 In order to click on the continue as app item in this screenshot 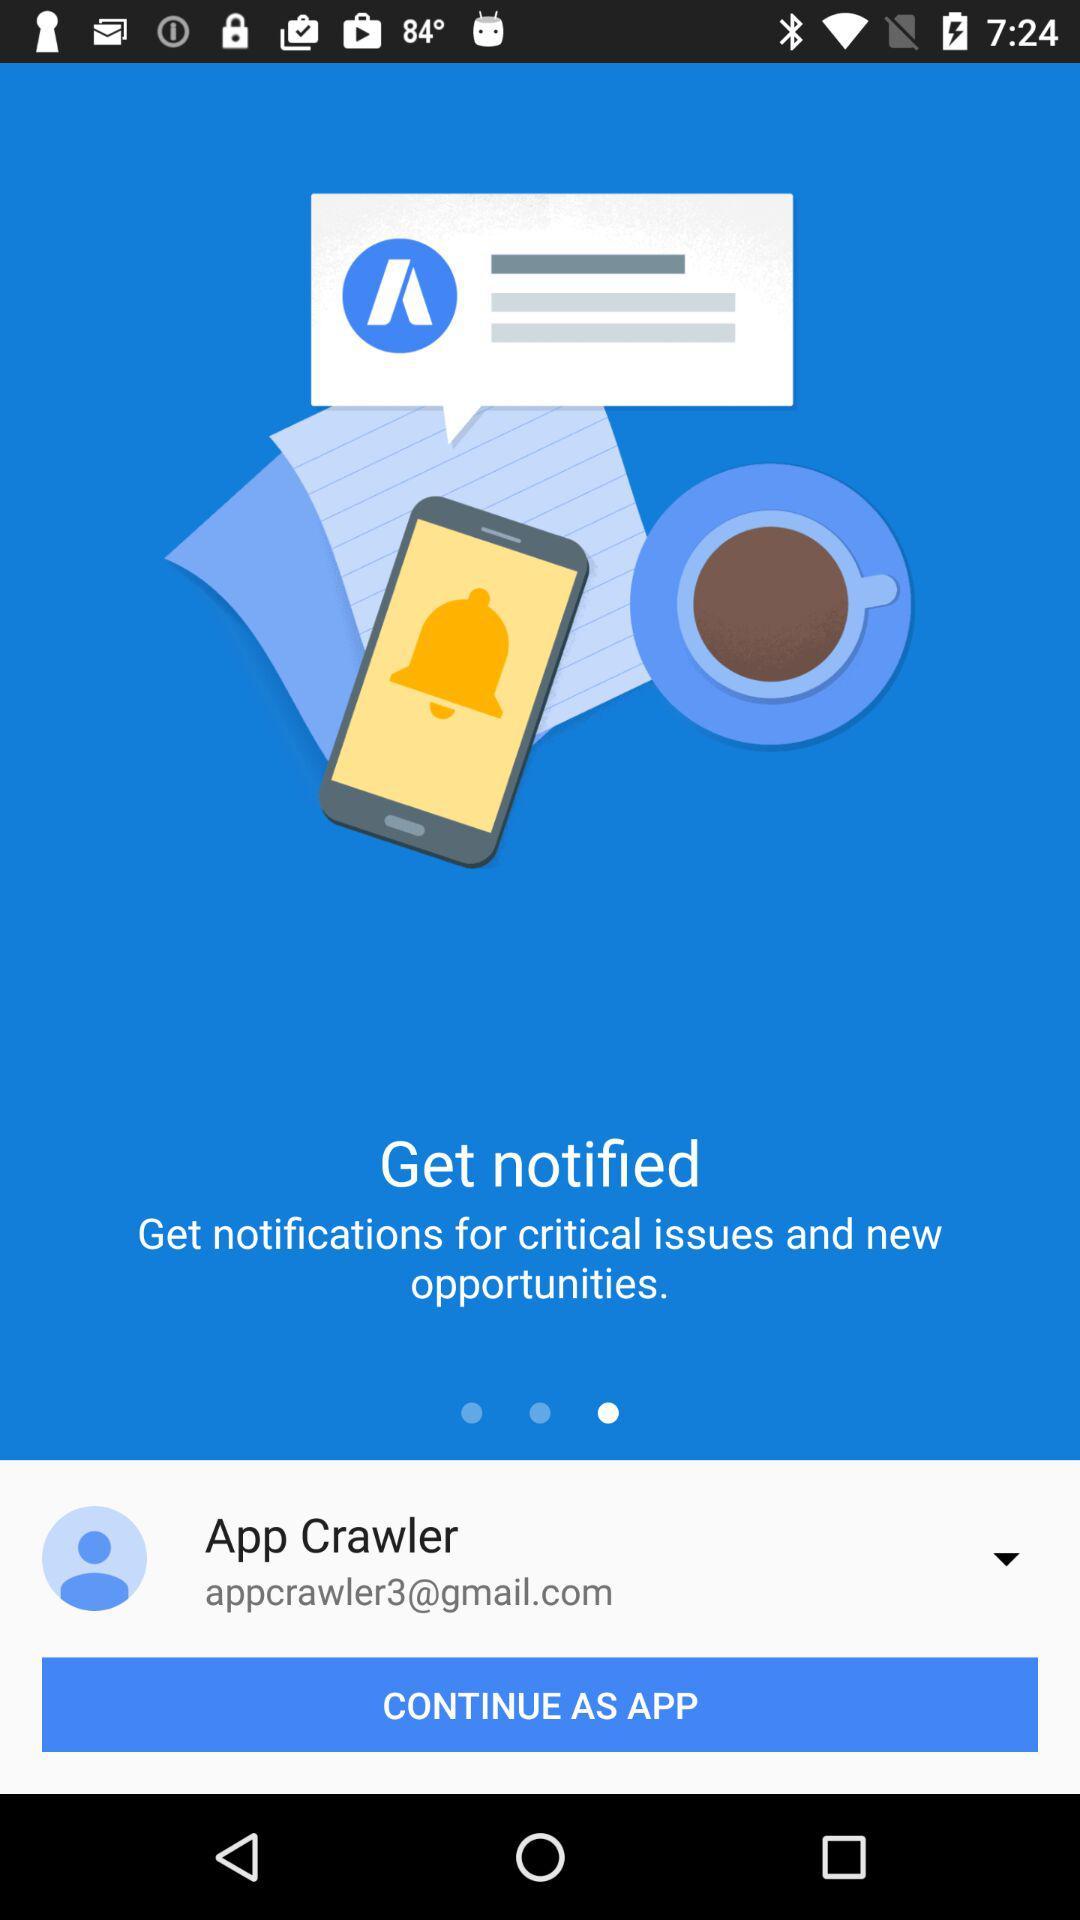, I will do `click(540, 1703)`.